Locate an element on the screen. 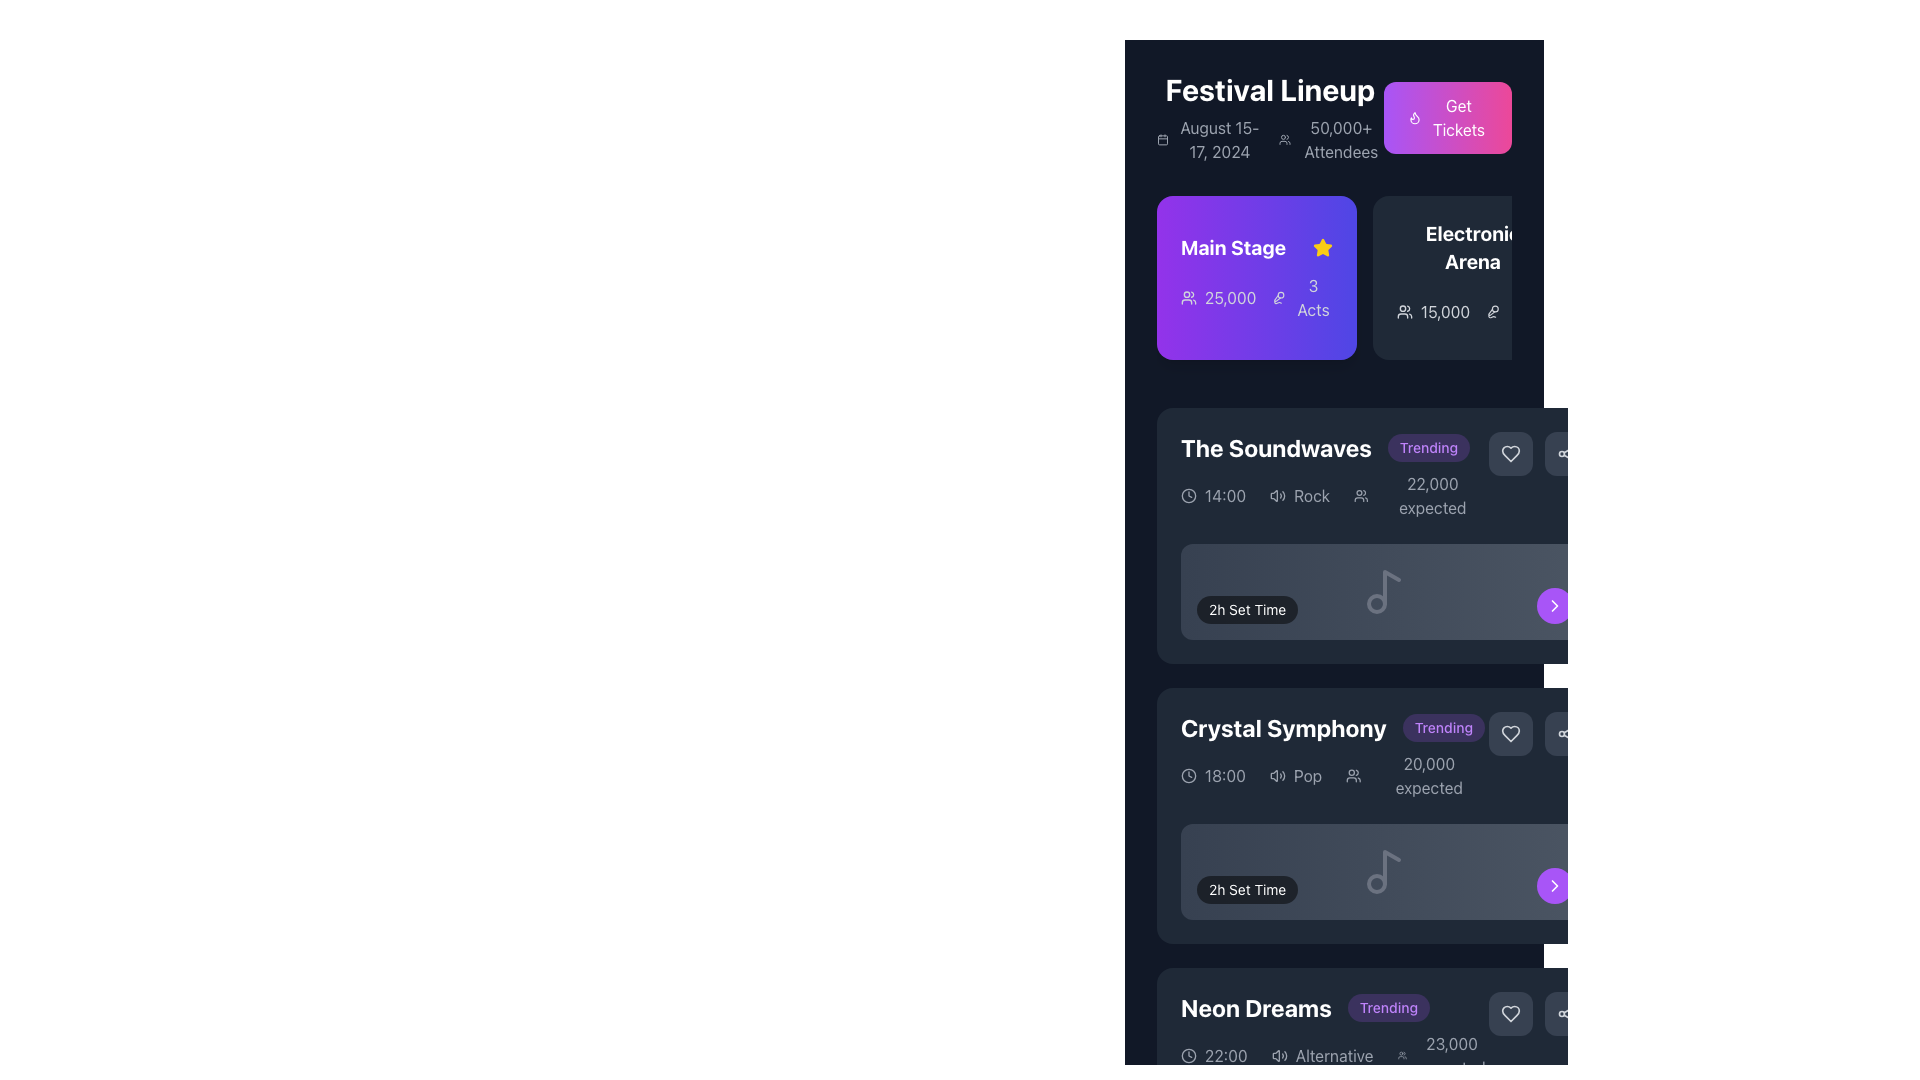 The height and width of the screenshot is (1080, 1920). the rounded rectangular badge with a purple background labeled 'Trending', which is located to the right of 'The Soundwaves' is located at coordinates (1428, 446).